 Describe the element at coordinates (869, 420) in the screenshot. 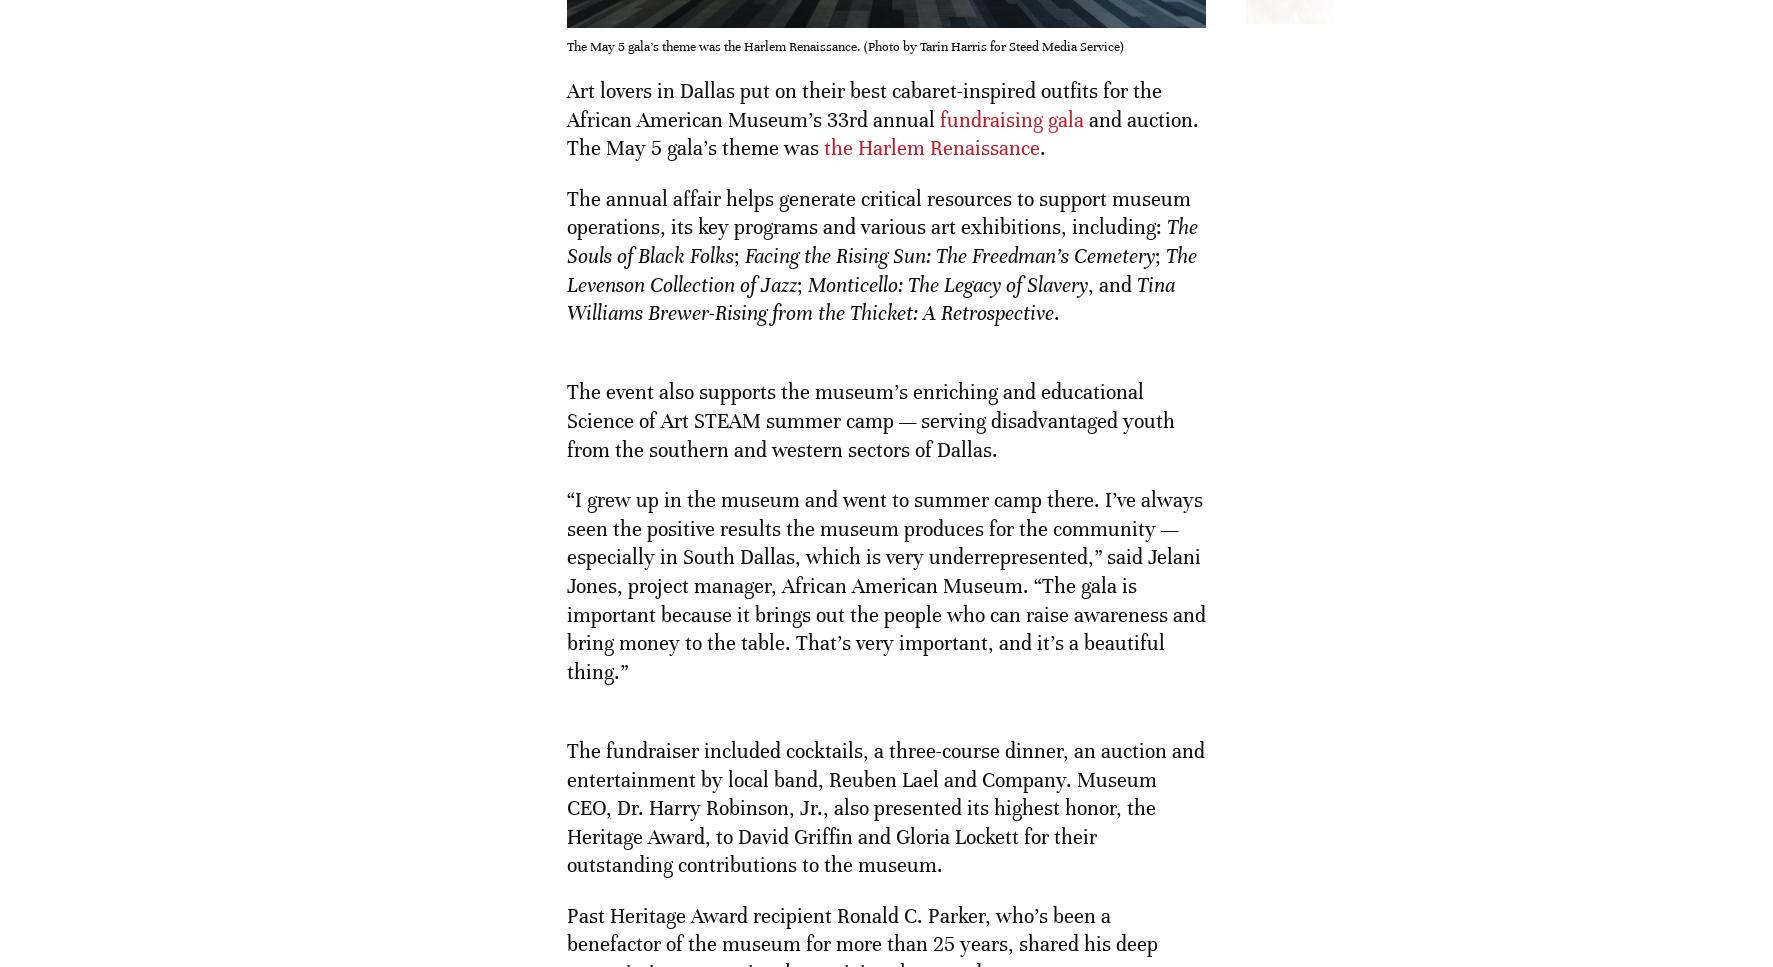

I see `'The event also supports the museum’s enriching and educational Science of Art STEAM summer camp — serving disadvantaged youth from the southern and western sectors of Dallas.'` at that location.